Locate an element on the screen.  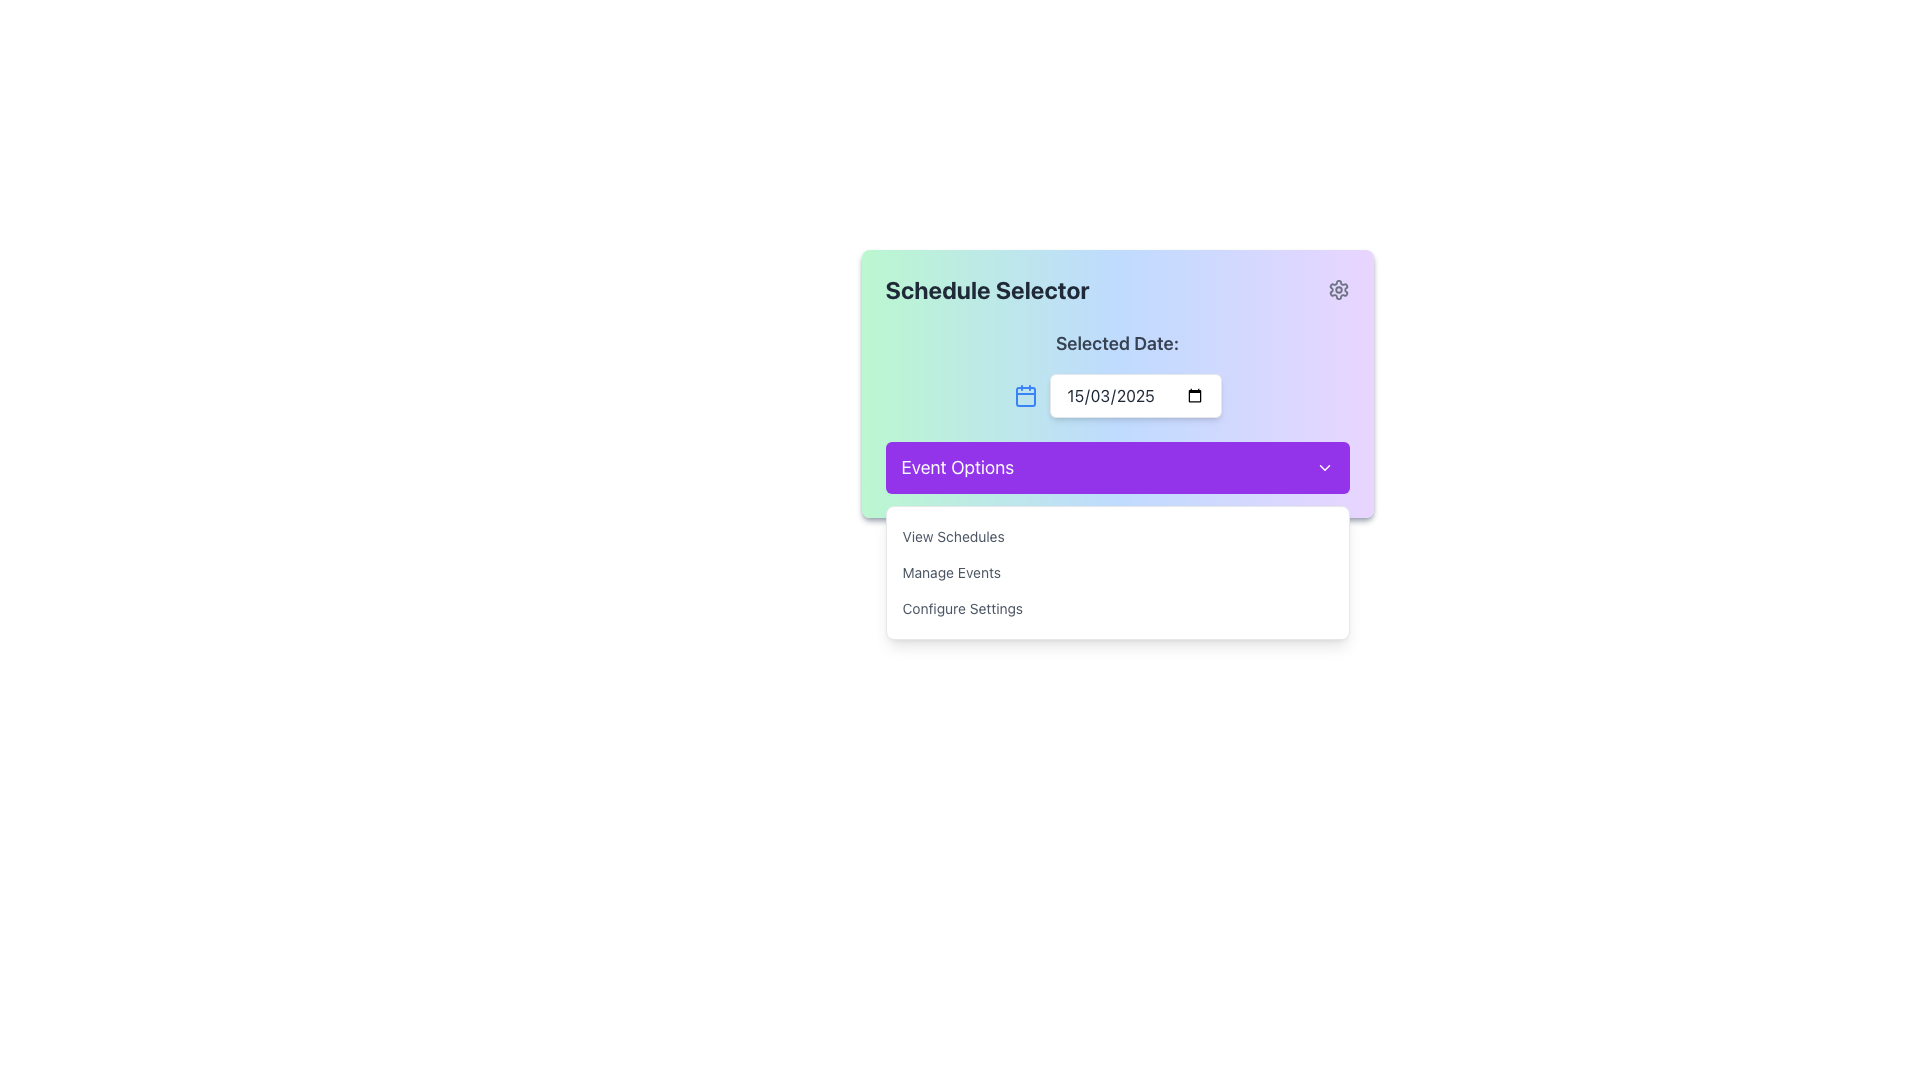
the settings icon, which is a gear icon located at the top-right corner of the 'Schedule Selector' section is located at coordinates (1338, 289).